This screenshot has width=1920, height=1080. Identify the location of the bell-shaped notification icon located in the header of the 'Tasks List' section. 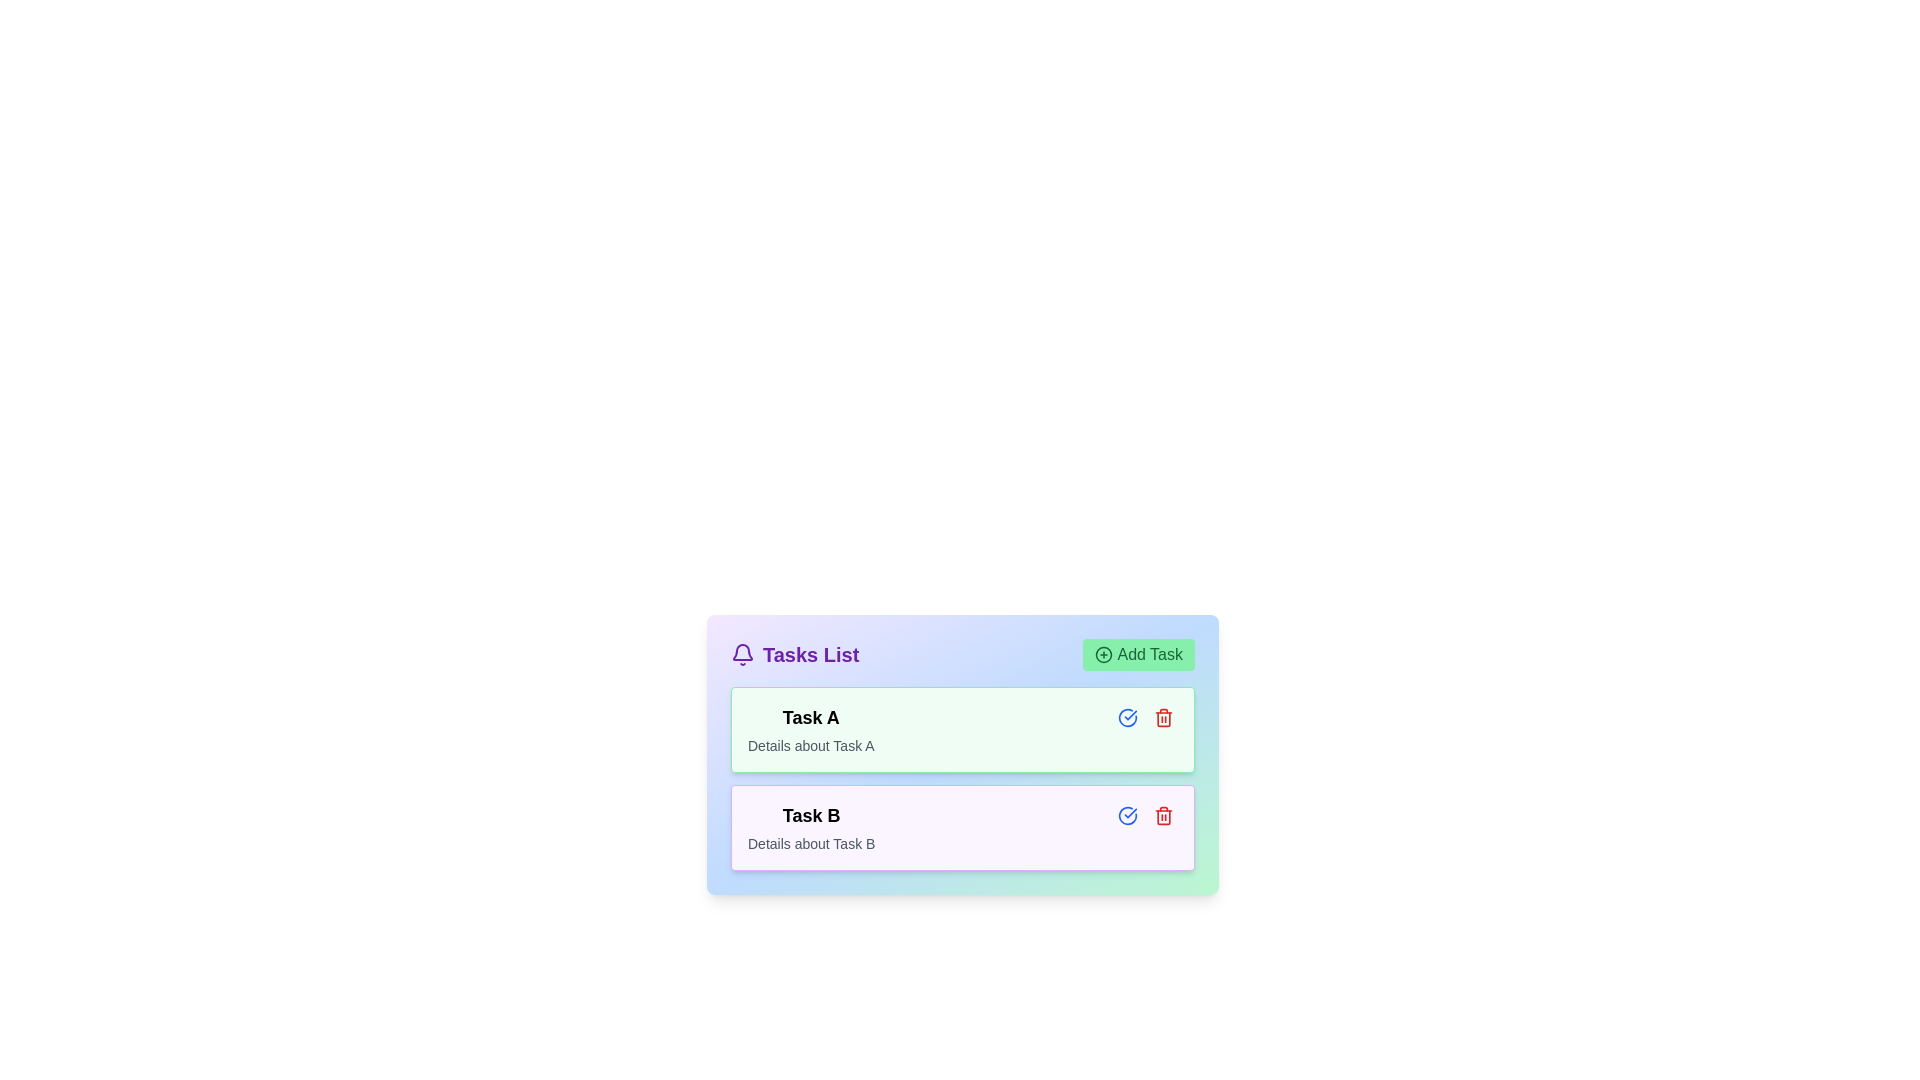
(742, 652).